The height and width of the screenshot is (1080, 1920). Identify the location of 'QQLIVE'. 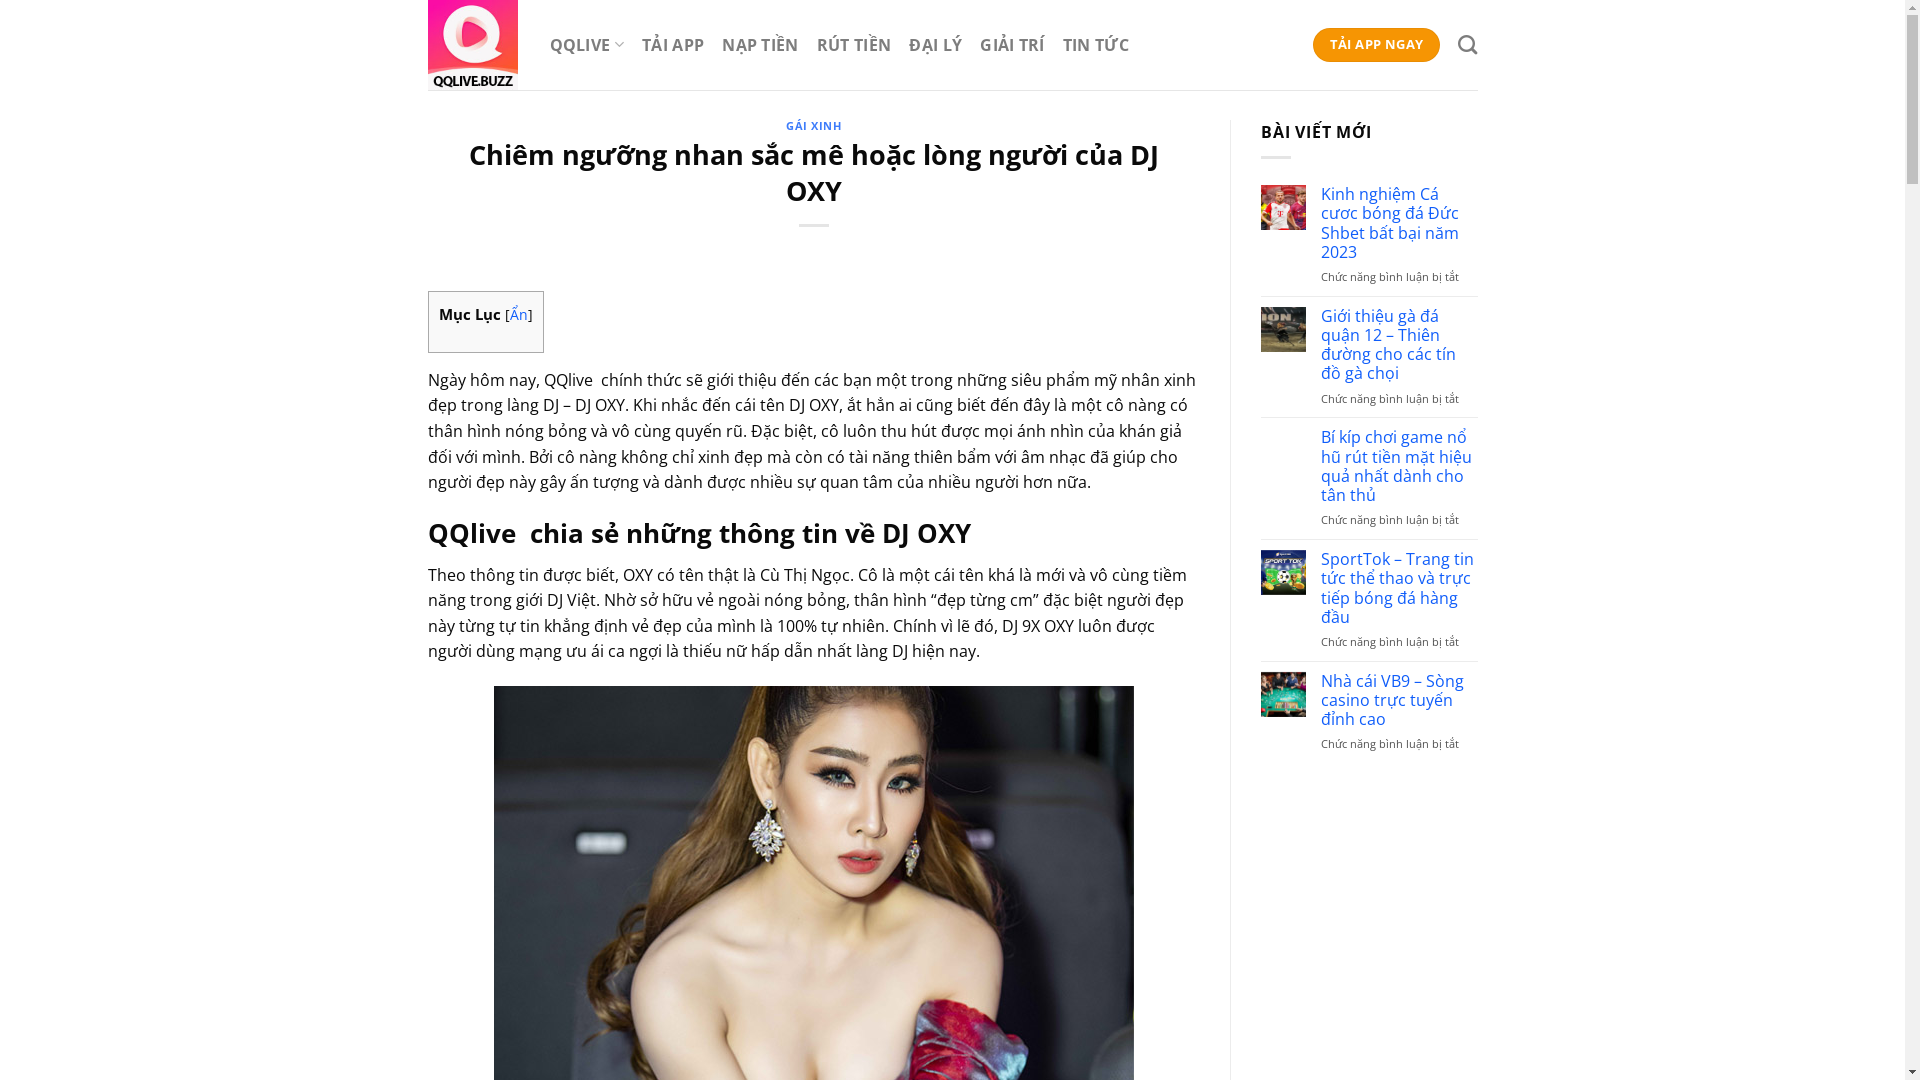
(585, 44).